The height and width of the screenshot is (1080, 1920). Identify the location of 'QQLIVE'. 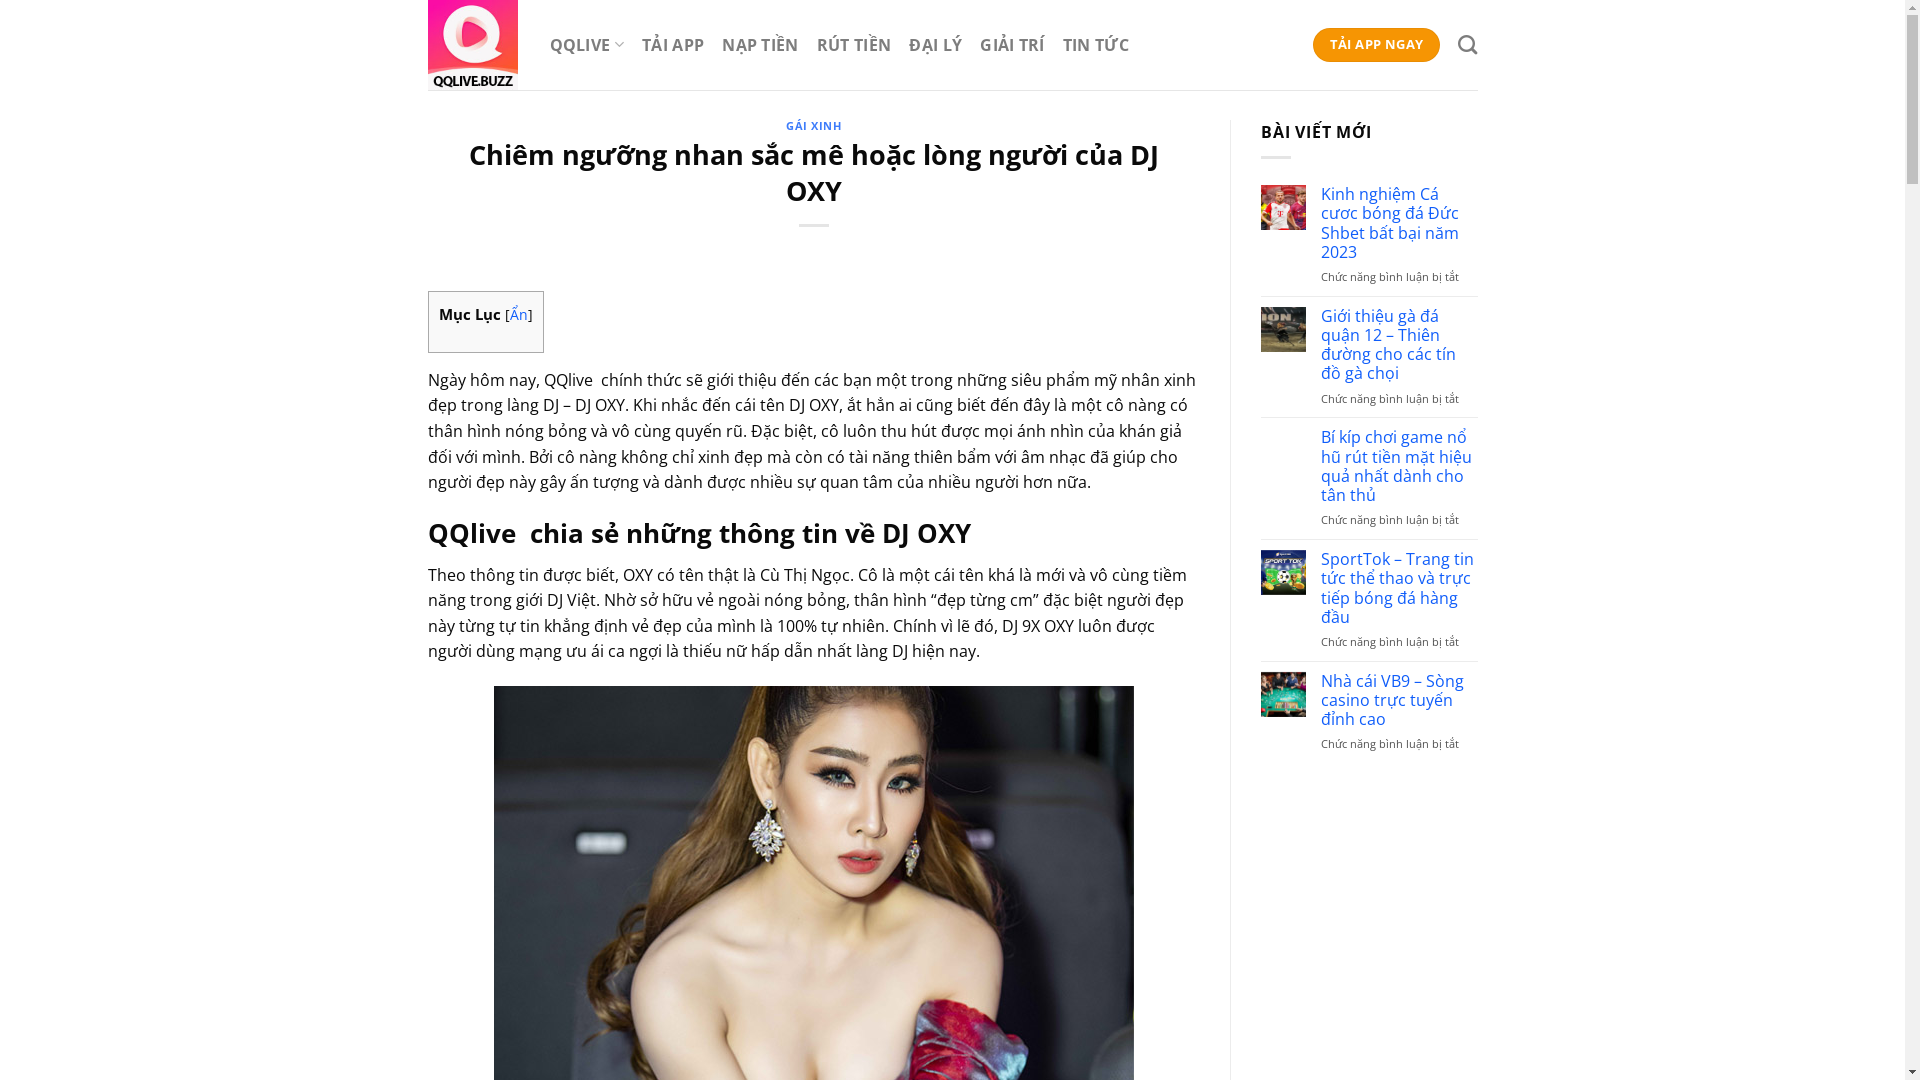
(585, 44).